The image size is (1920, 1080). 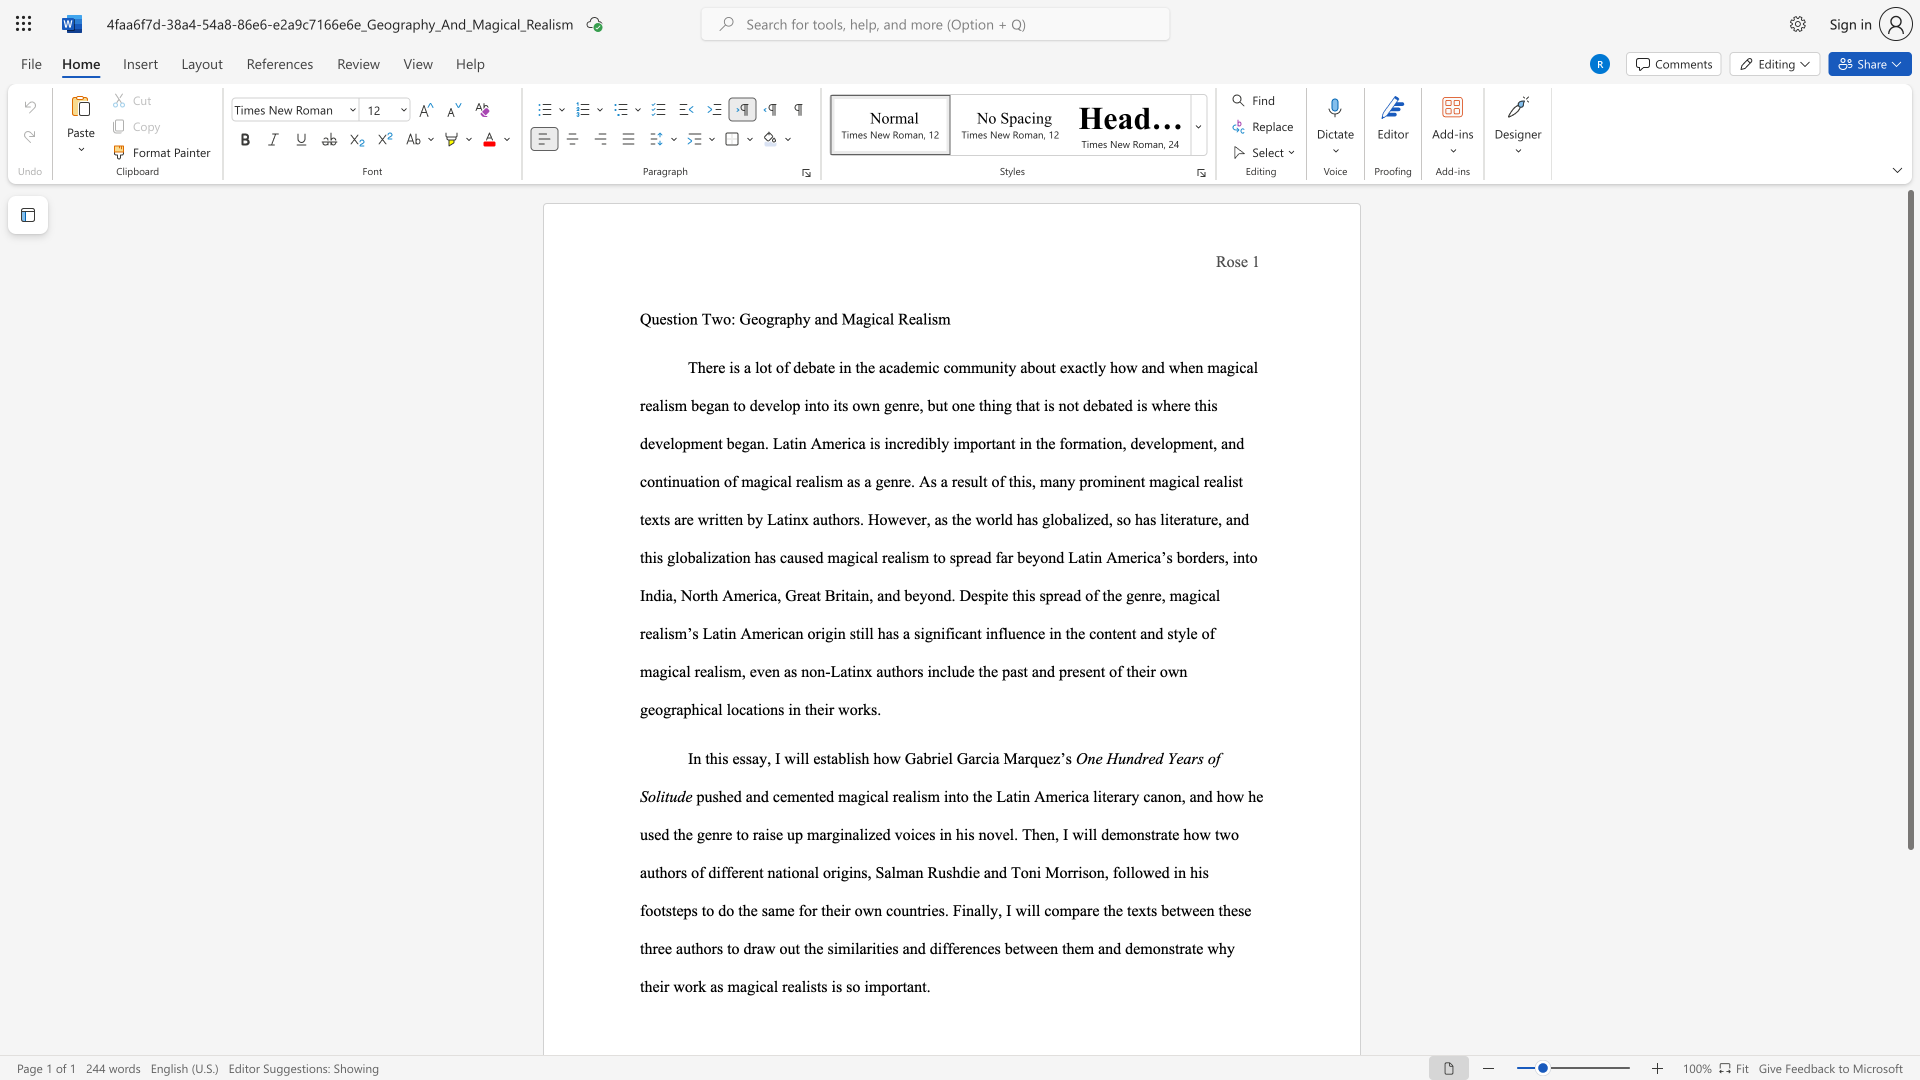 What do you see at coordinates (677, 795) in the screenshot?
I see `the subset text "de" within the text "One Hundred Years of Solitude"` at bounding box center [677, 795].